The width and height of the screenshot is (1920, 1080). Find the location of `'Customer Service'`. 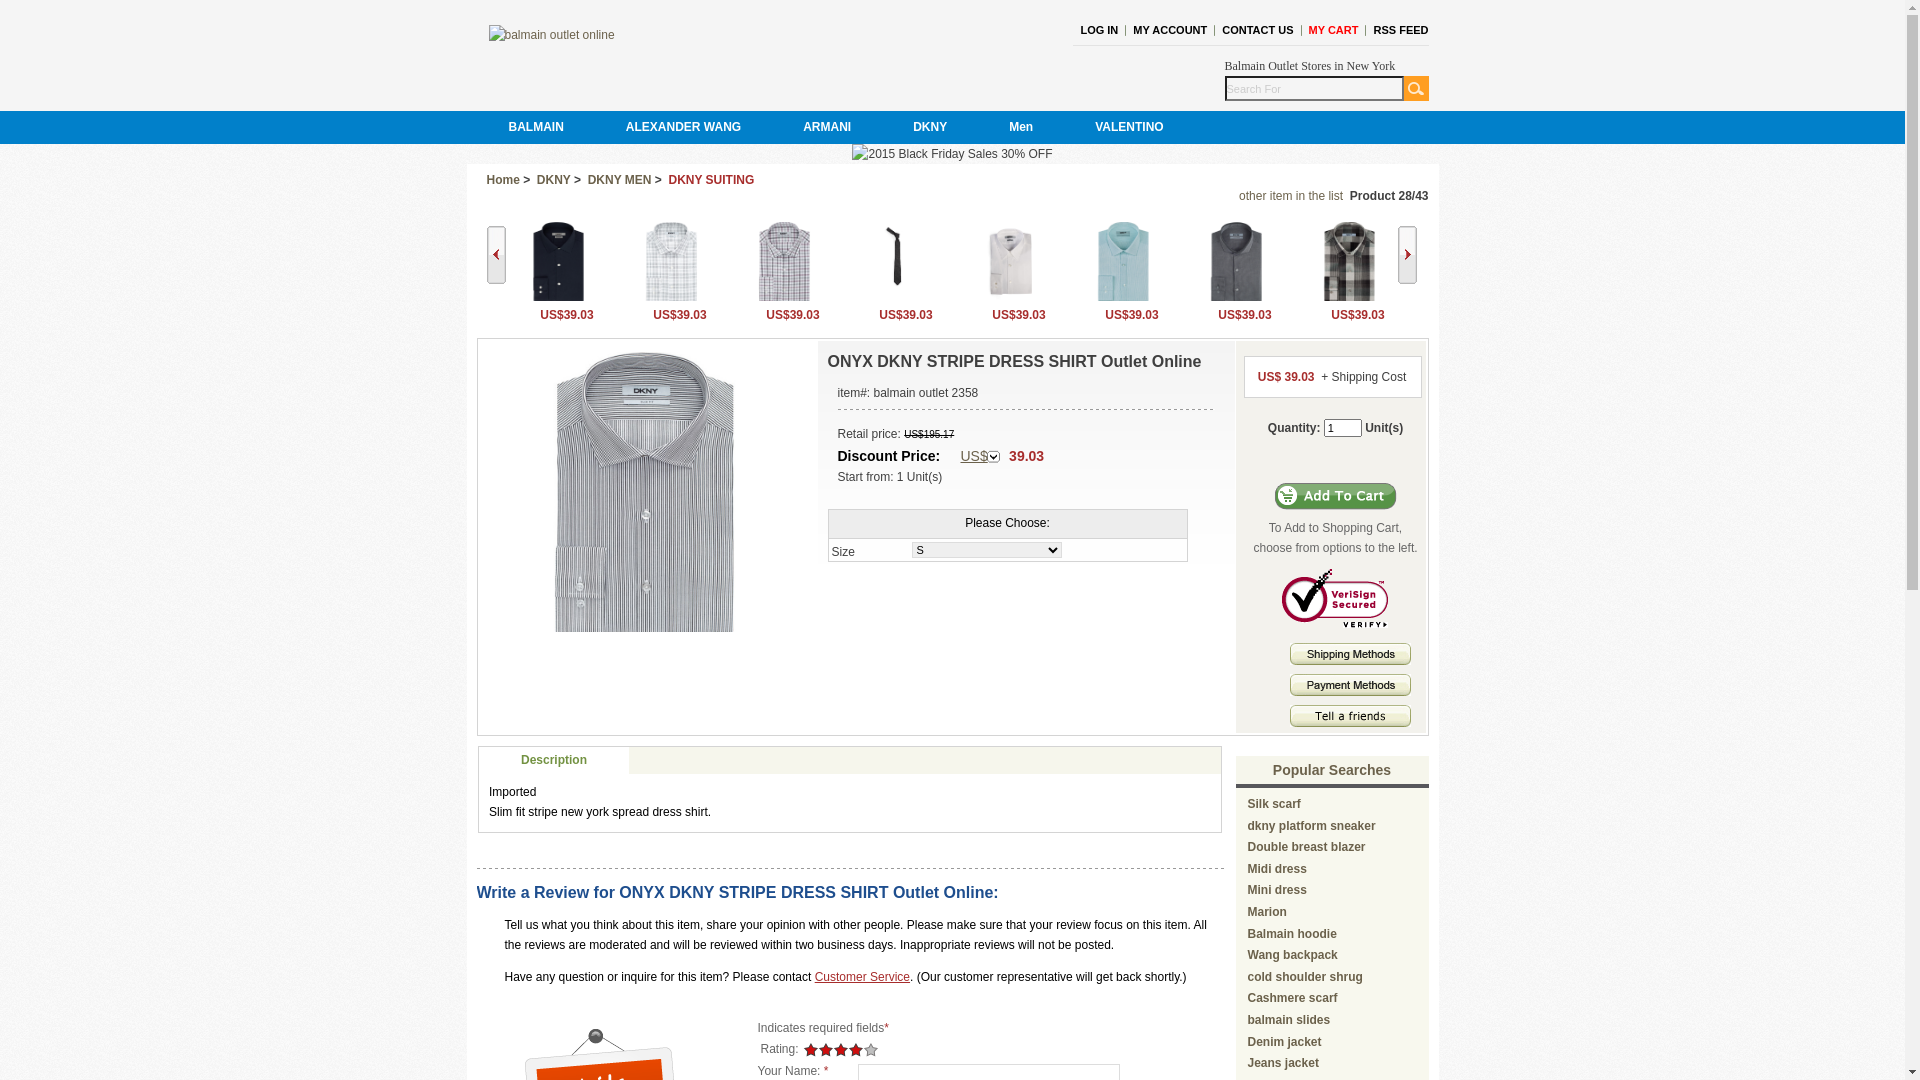

'Customer Service' is located at coordinates (862, 975).